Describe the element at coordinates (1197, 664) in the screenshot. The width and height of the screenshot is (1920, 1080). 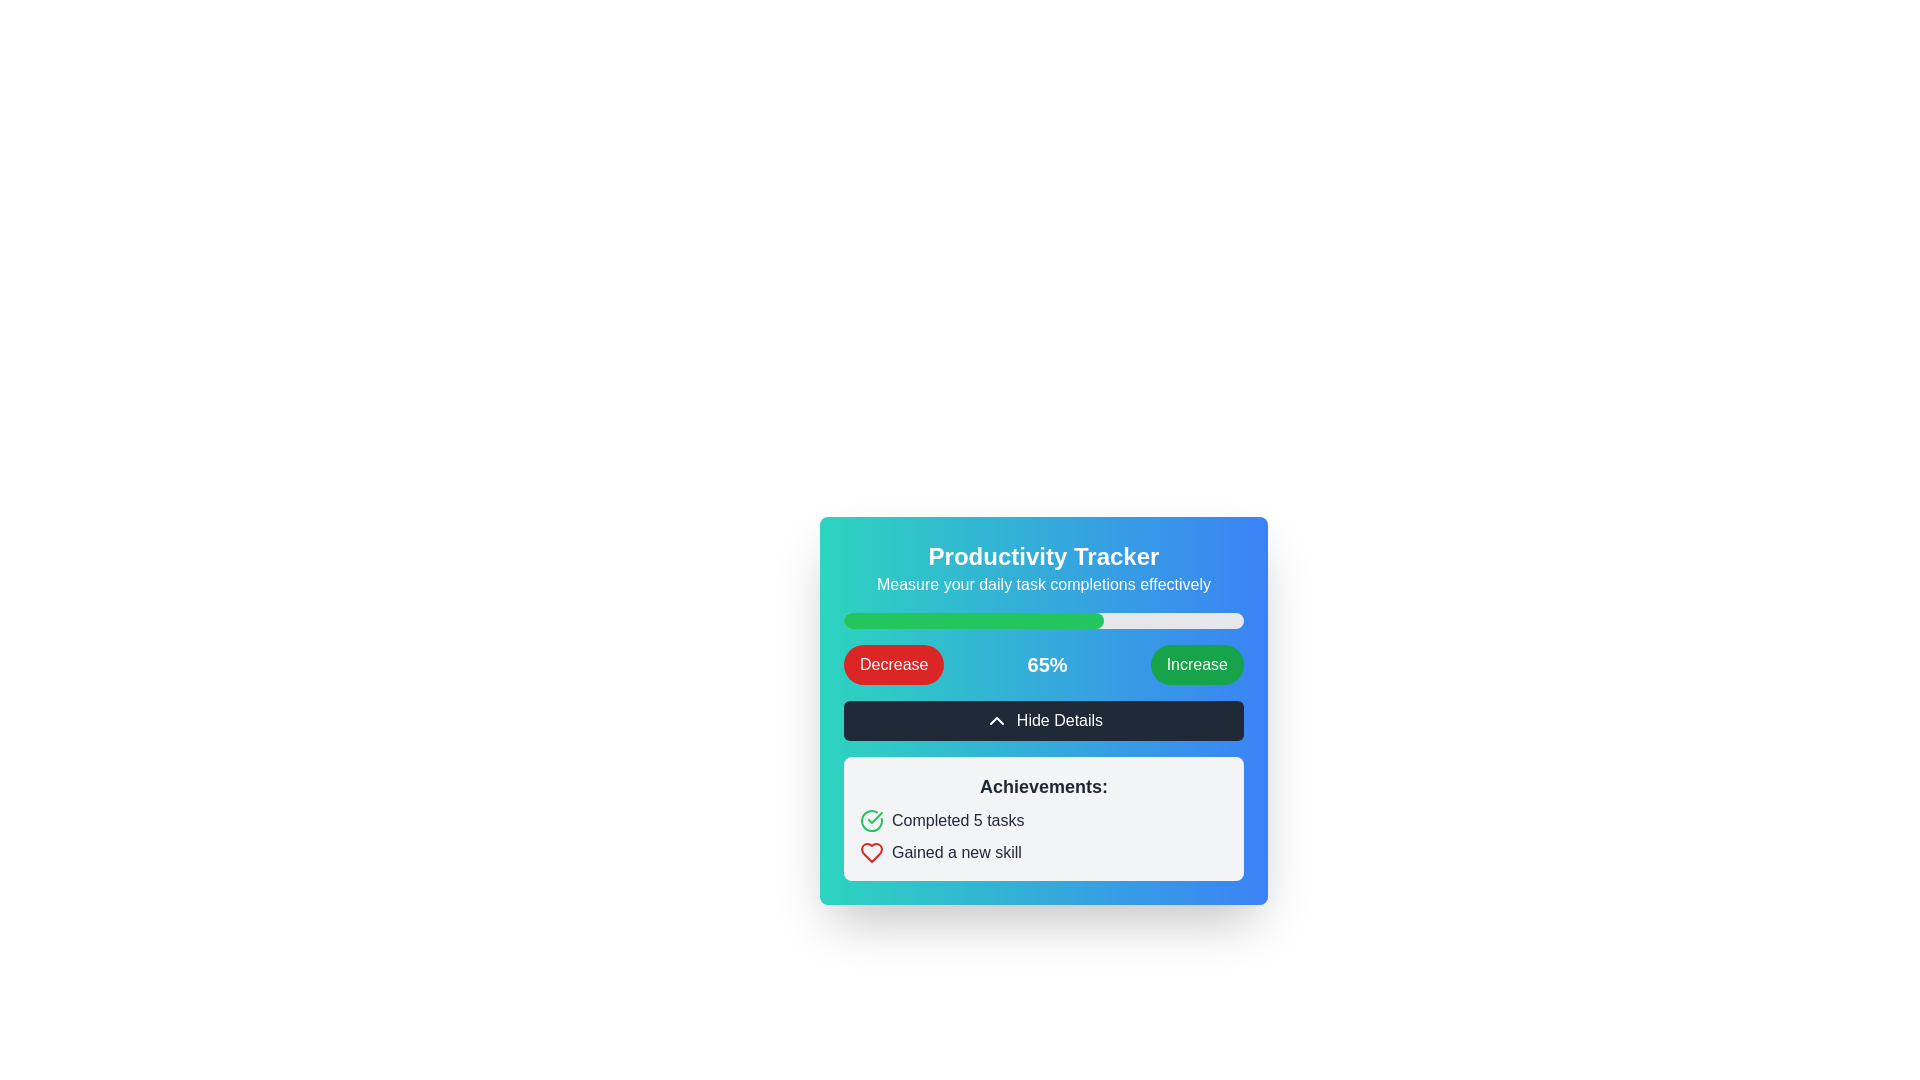
I see `the green 'Increase' button with rounded corners` at that location.